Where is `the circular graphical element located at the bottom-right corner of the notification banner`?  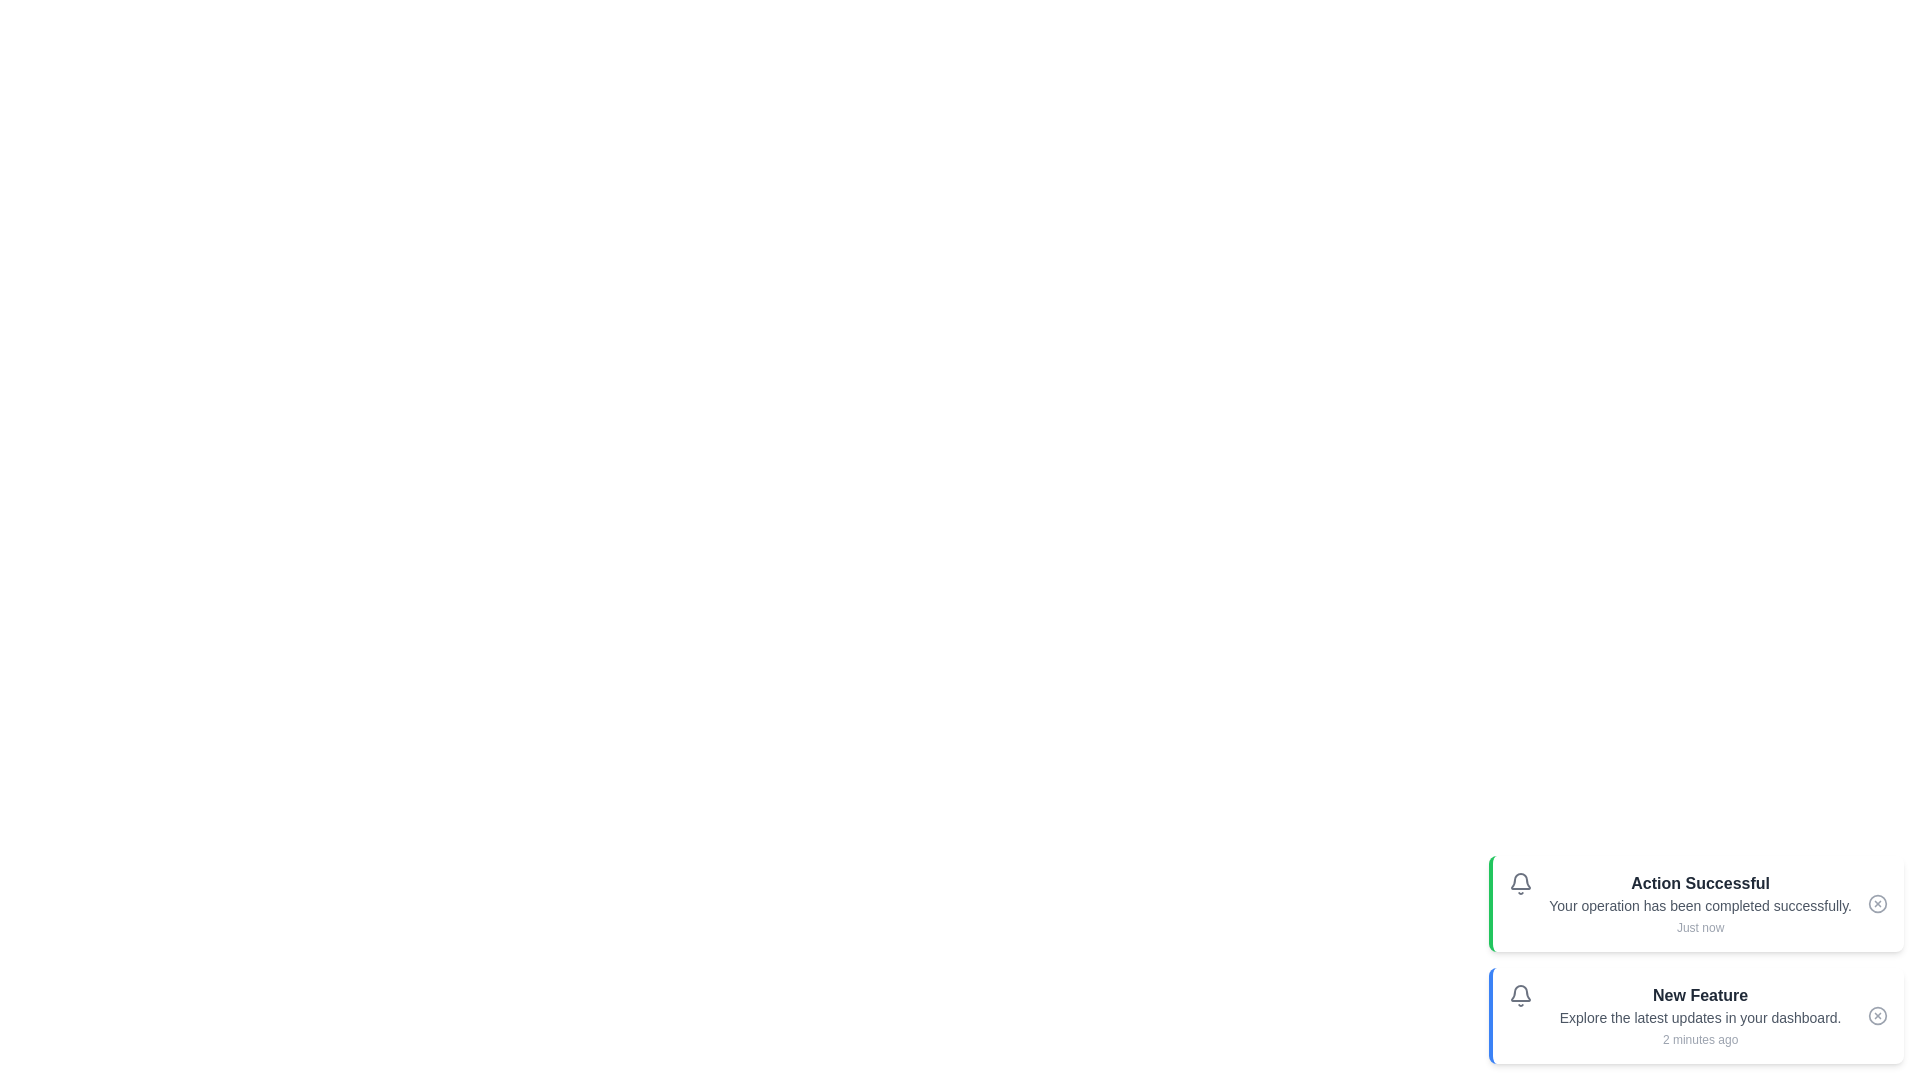 the circular graphical element located at the bottom-right corner of the notification banner is located at coordinates (1876, 1015).